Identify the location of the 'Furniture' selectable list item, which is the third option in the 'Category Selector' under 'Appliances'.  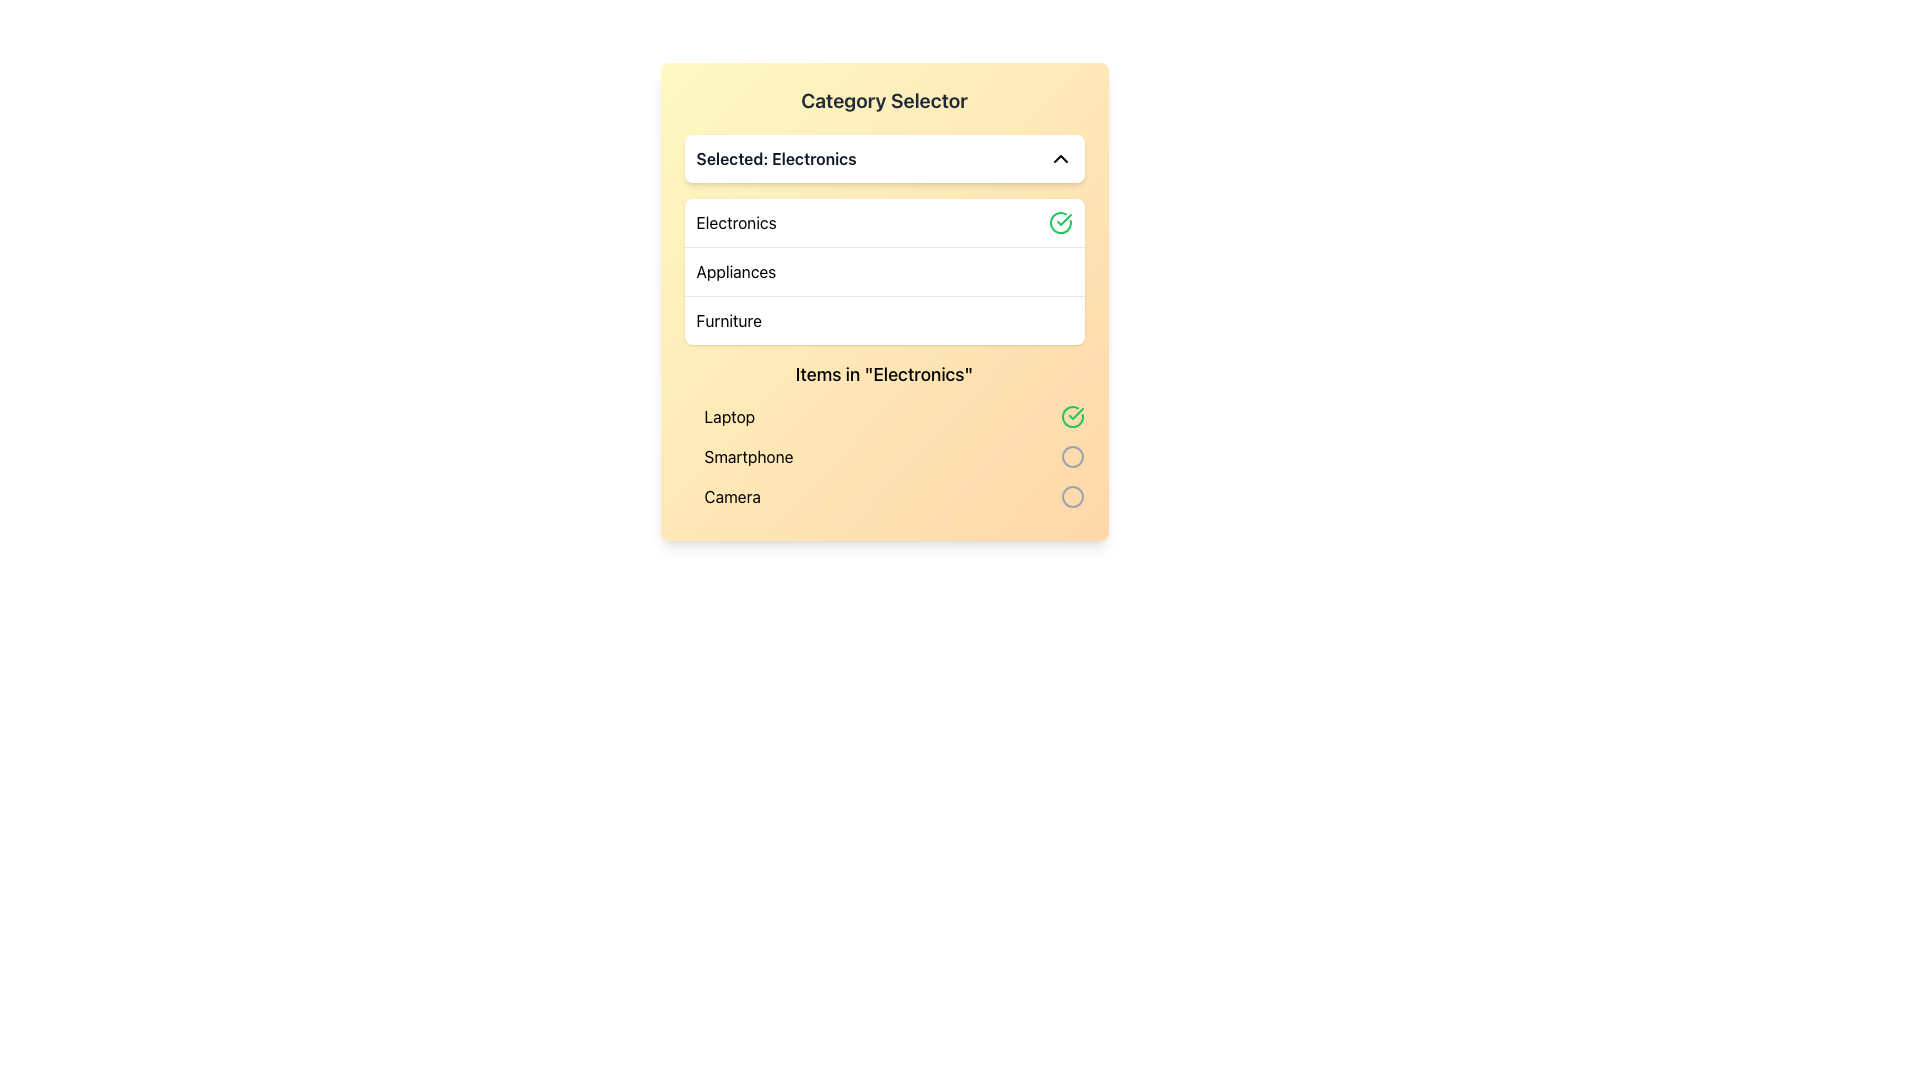
(883, 319).